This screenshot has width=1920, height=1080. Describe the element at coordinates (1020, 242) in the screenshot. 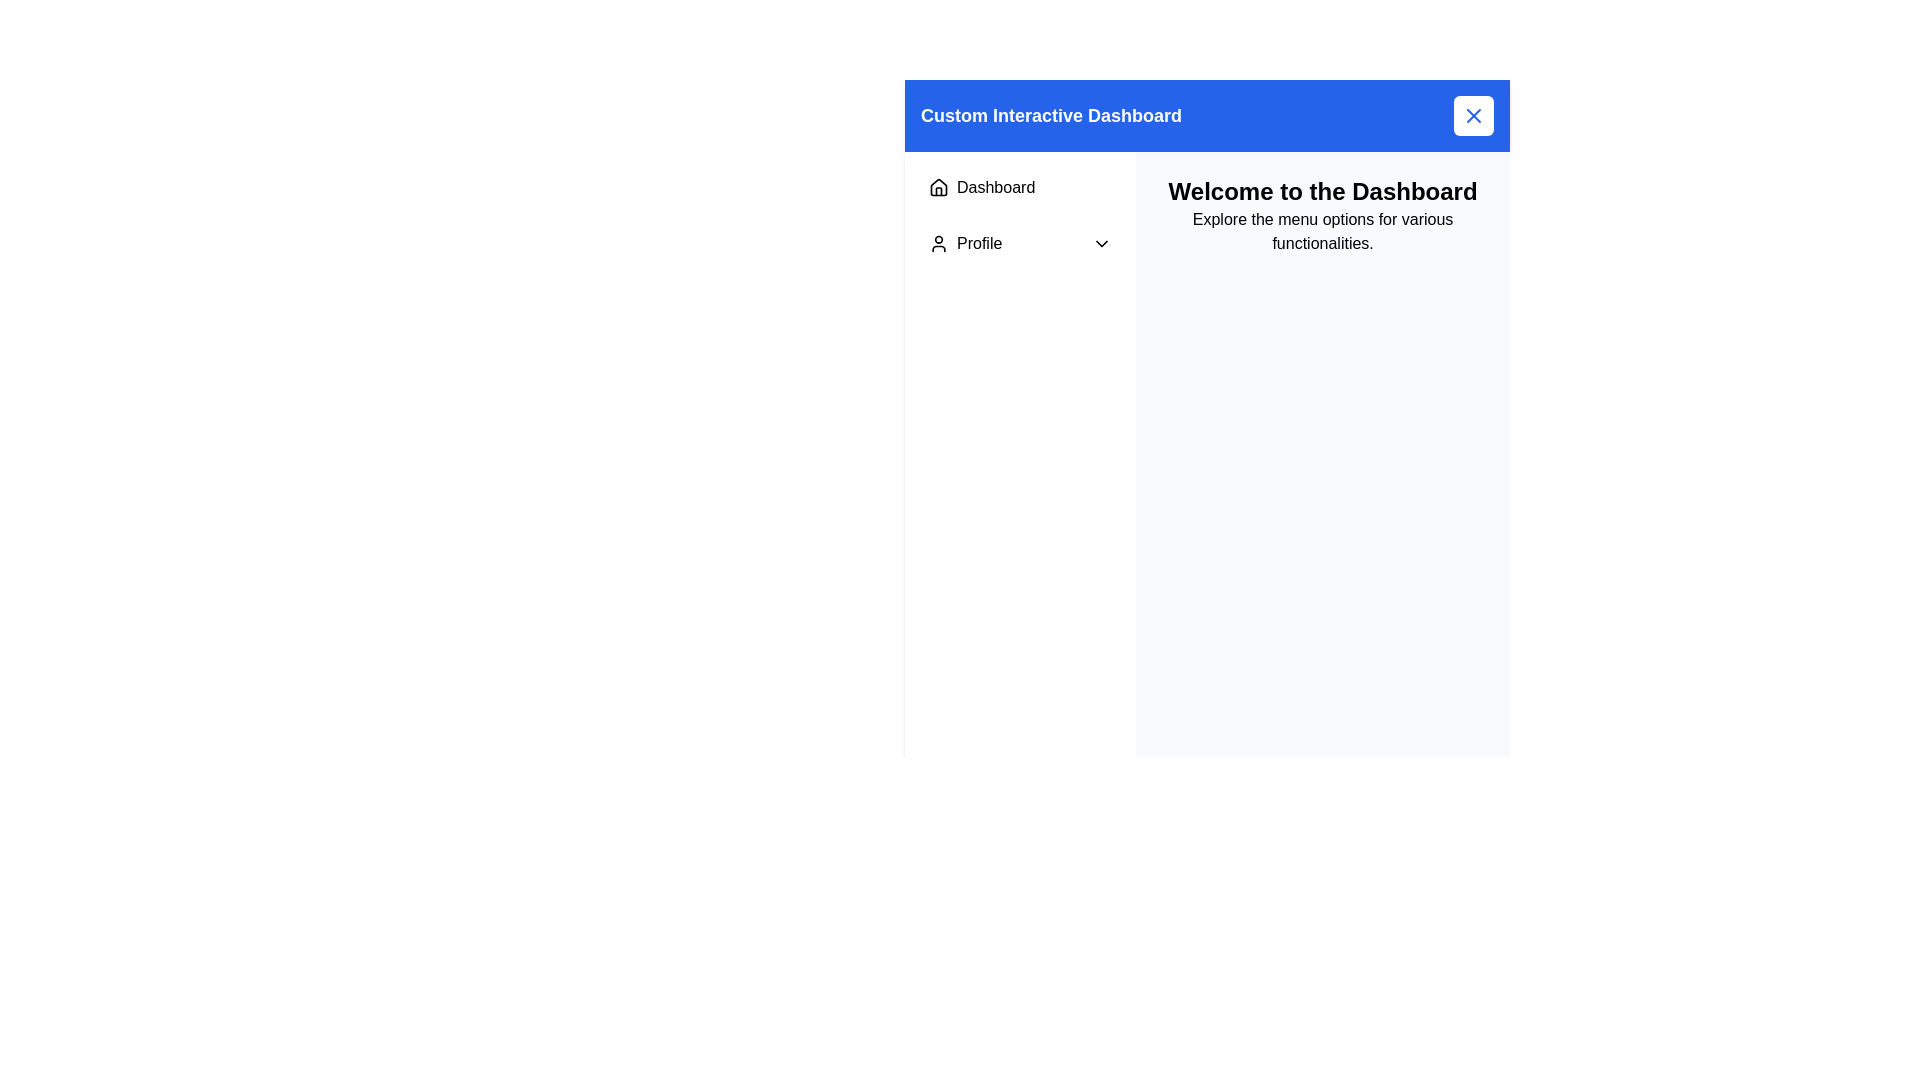

I see `the 'Profile' navigation button located in the left sidebar` at that location.